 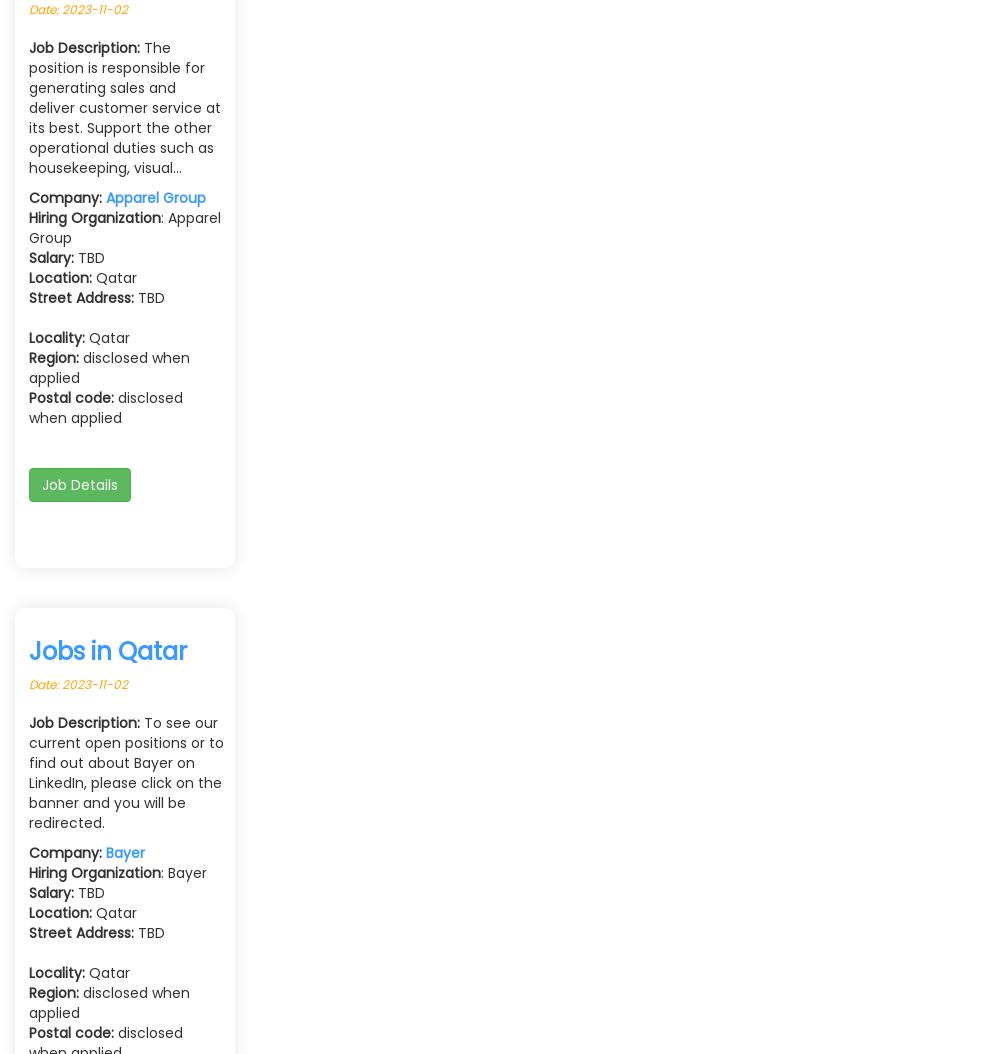 What do you see at coordinates (156, 197) in the screenshot?
I see `'Apparel Group'` at bounding box center [156, 197].